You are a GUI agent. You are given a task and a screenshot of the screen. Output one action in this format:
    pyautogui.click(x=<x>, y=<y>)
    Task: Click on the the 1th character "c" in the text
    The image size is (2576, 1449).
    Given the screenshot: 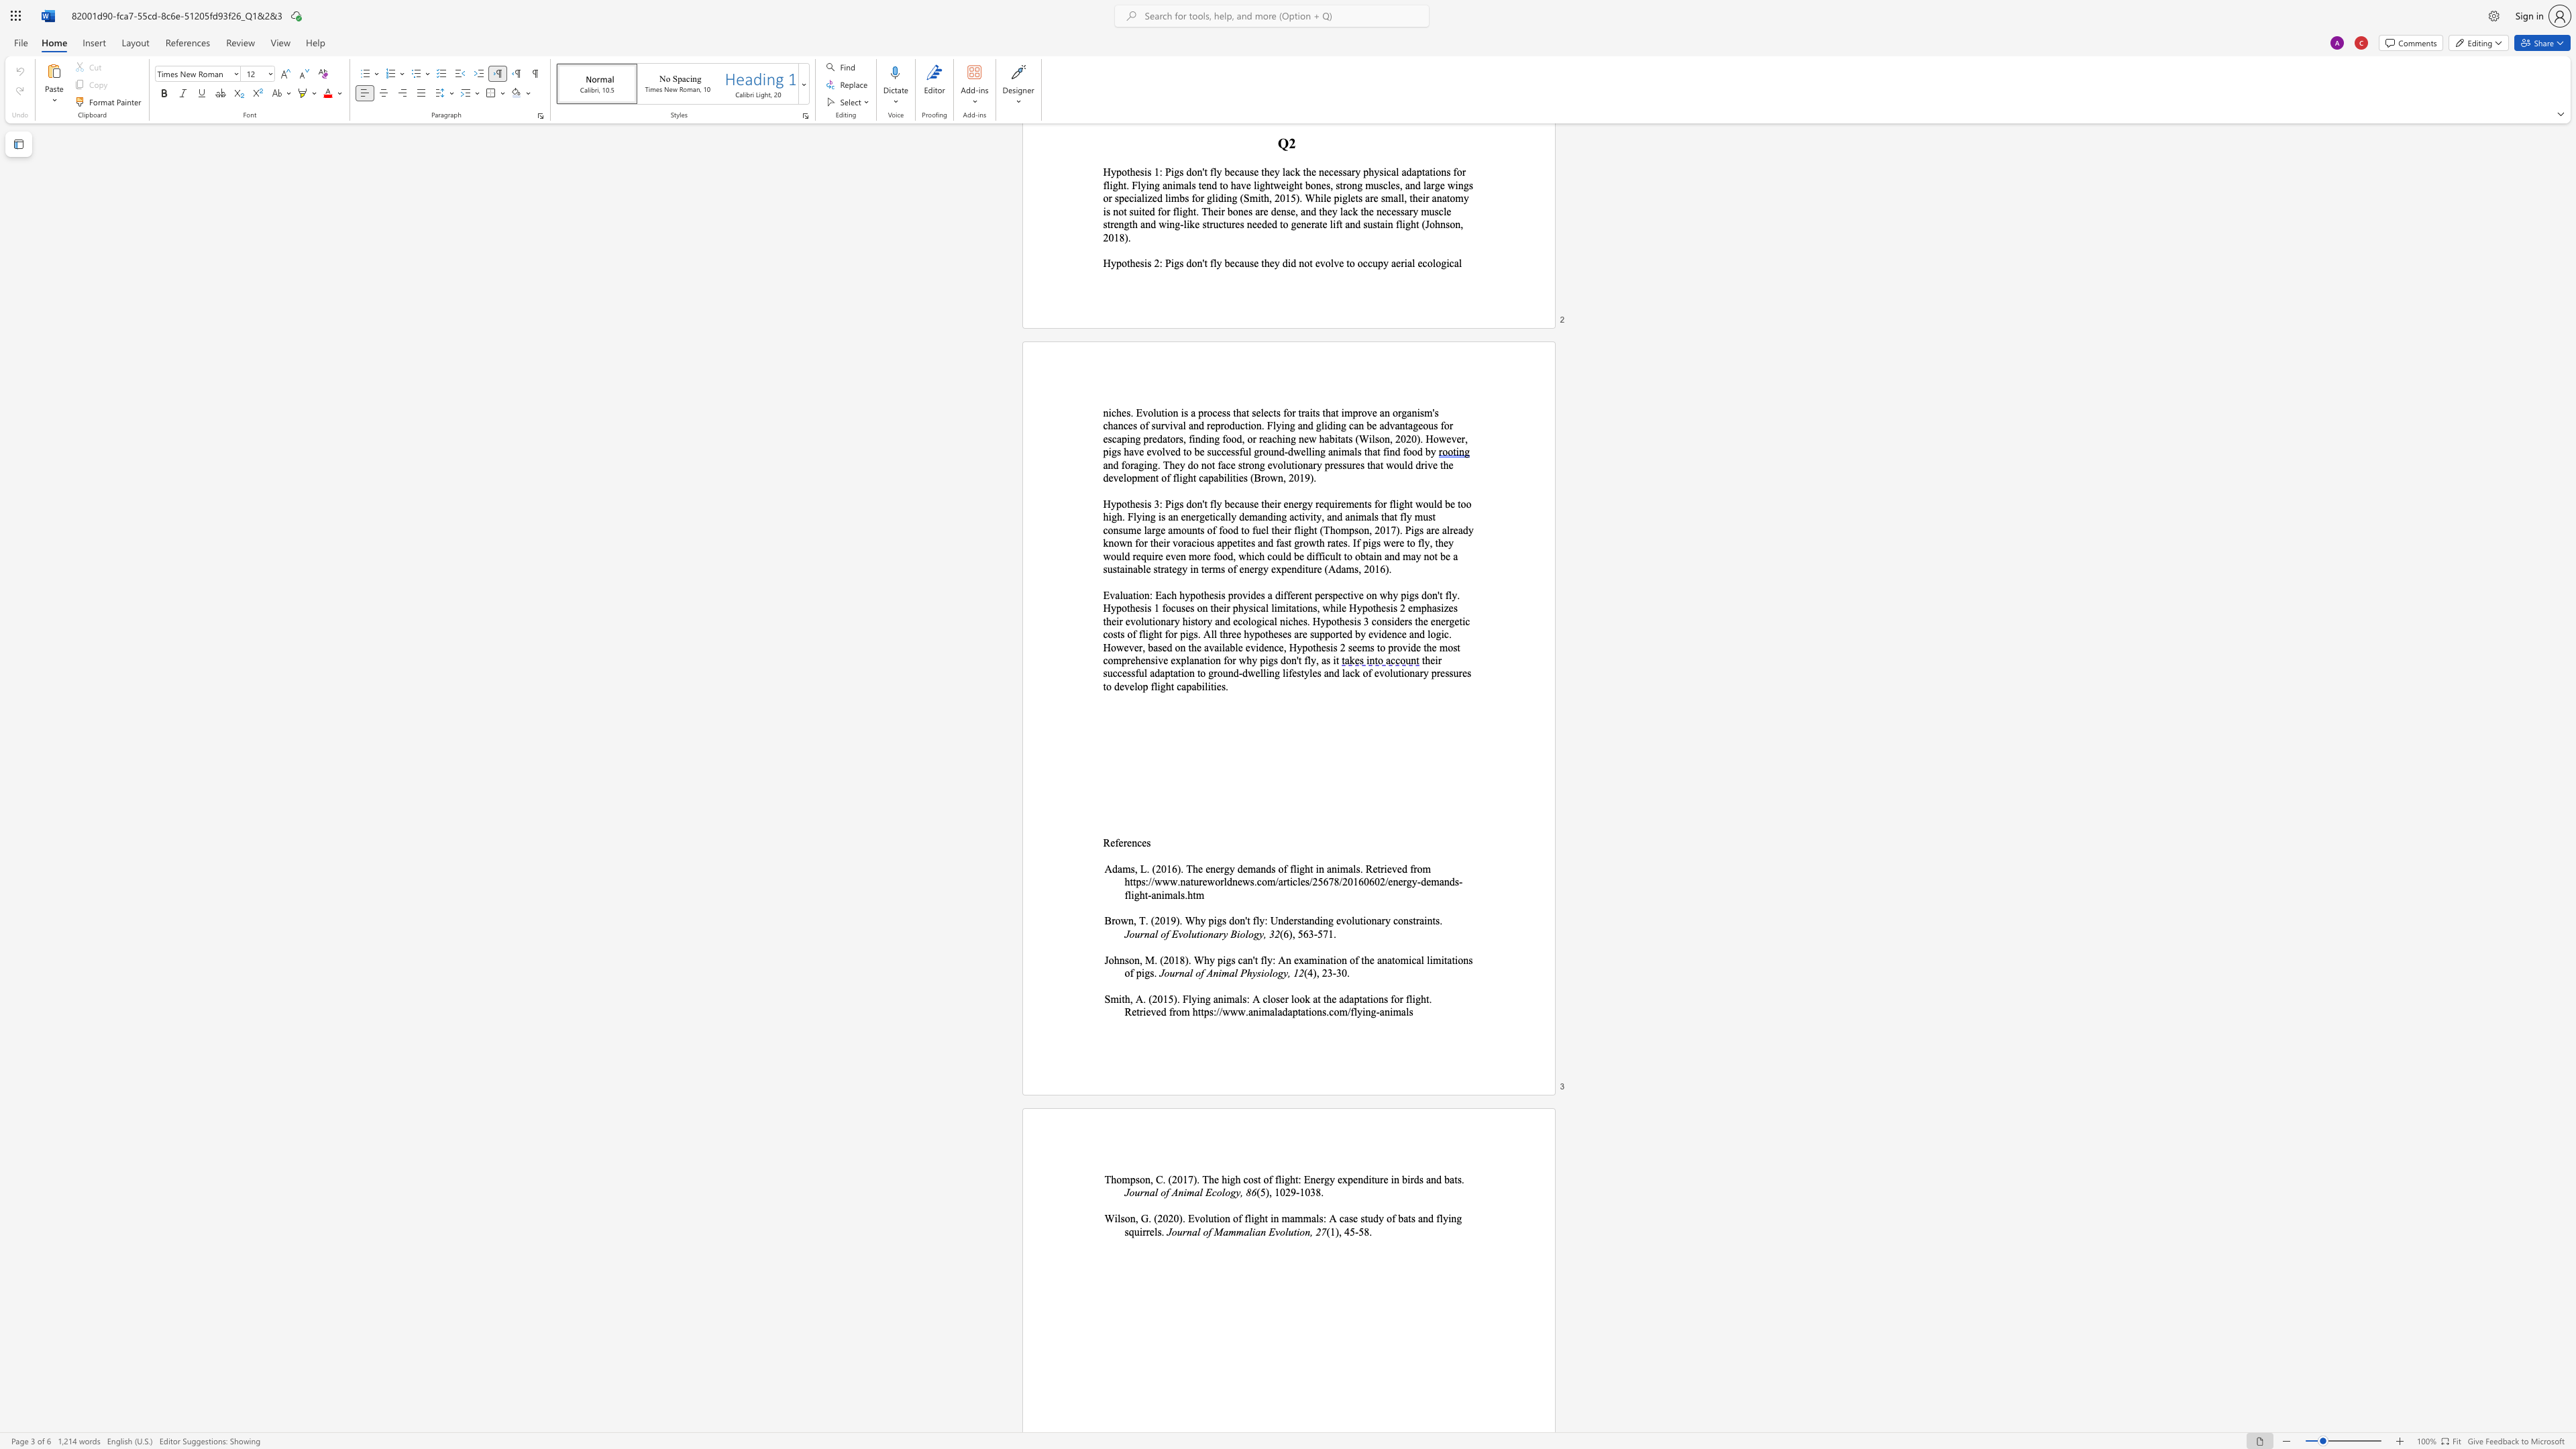 What is the action you would take?
    pyautogui.click(x=1138, y=842)
    